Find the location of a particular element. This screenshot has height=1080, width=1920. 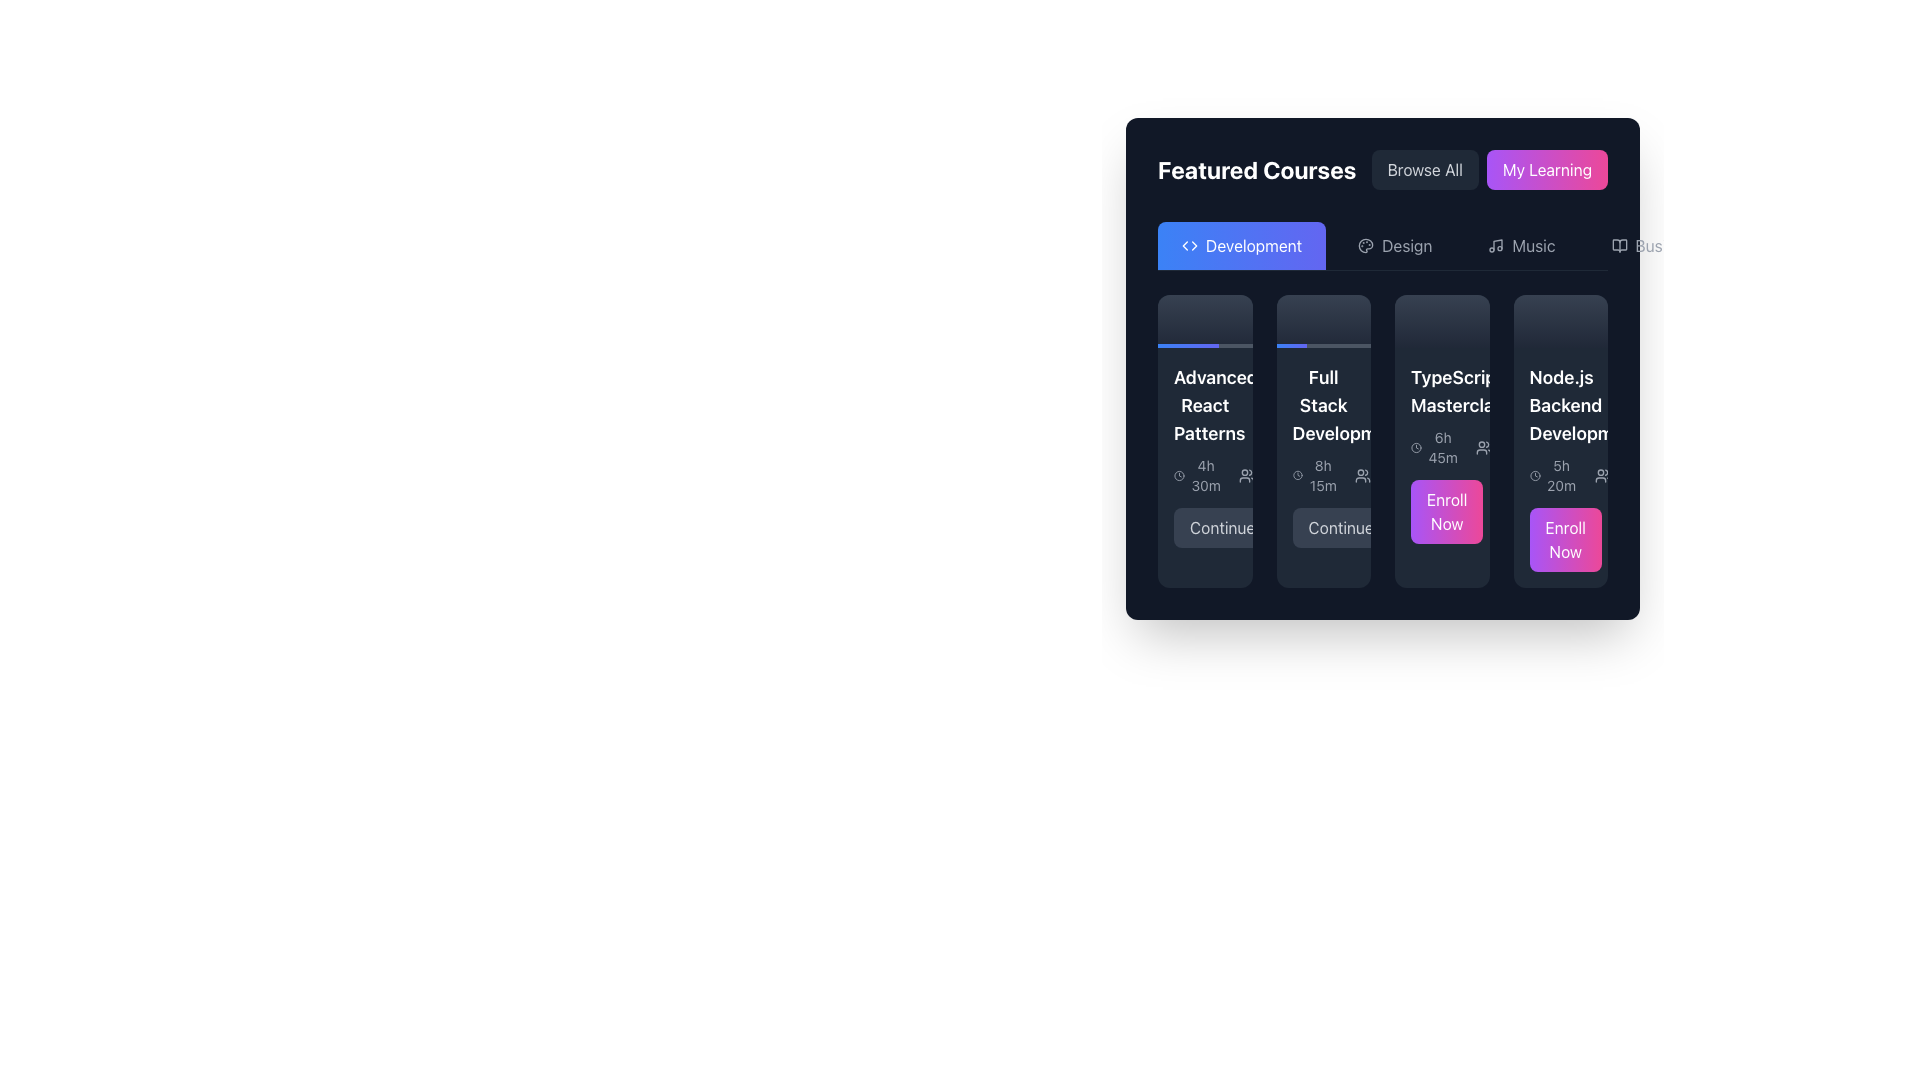

the clock SVG icon that visually represents the time duration ('4h 30m') in the 'Featured Courses' section, located at the top-left corner of the first card is located at coordinates (1179, 476).